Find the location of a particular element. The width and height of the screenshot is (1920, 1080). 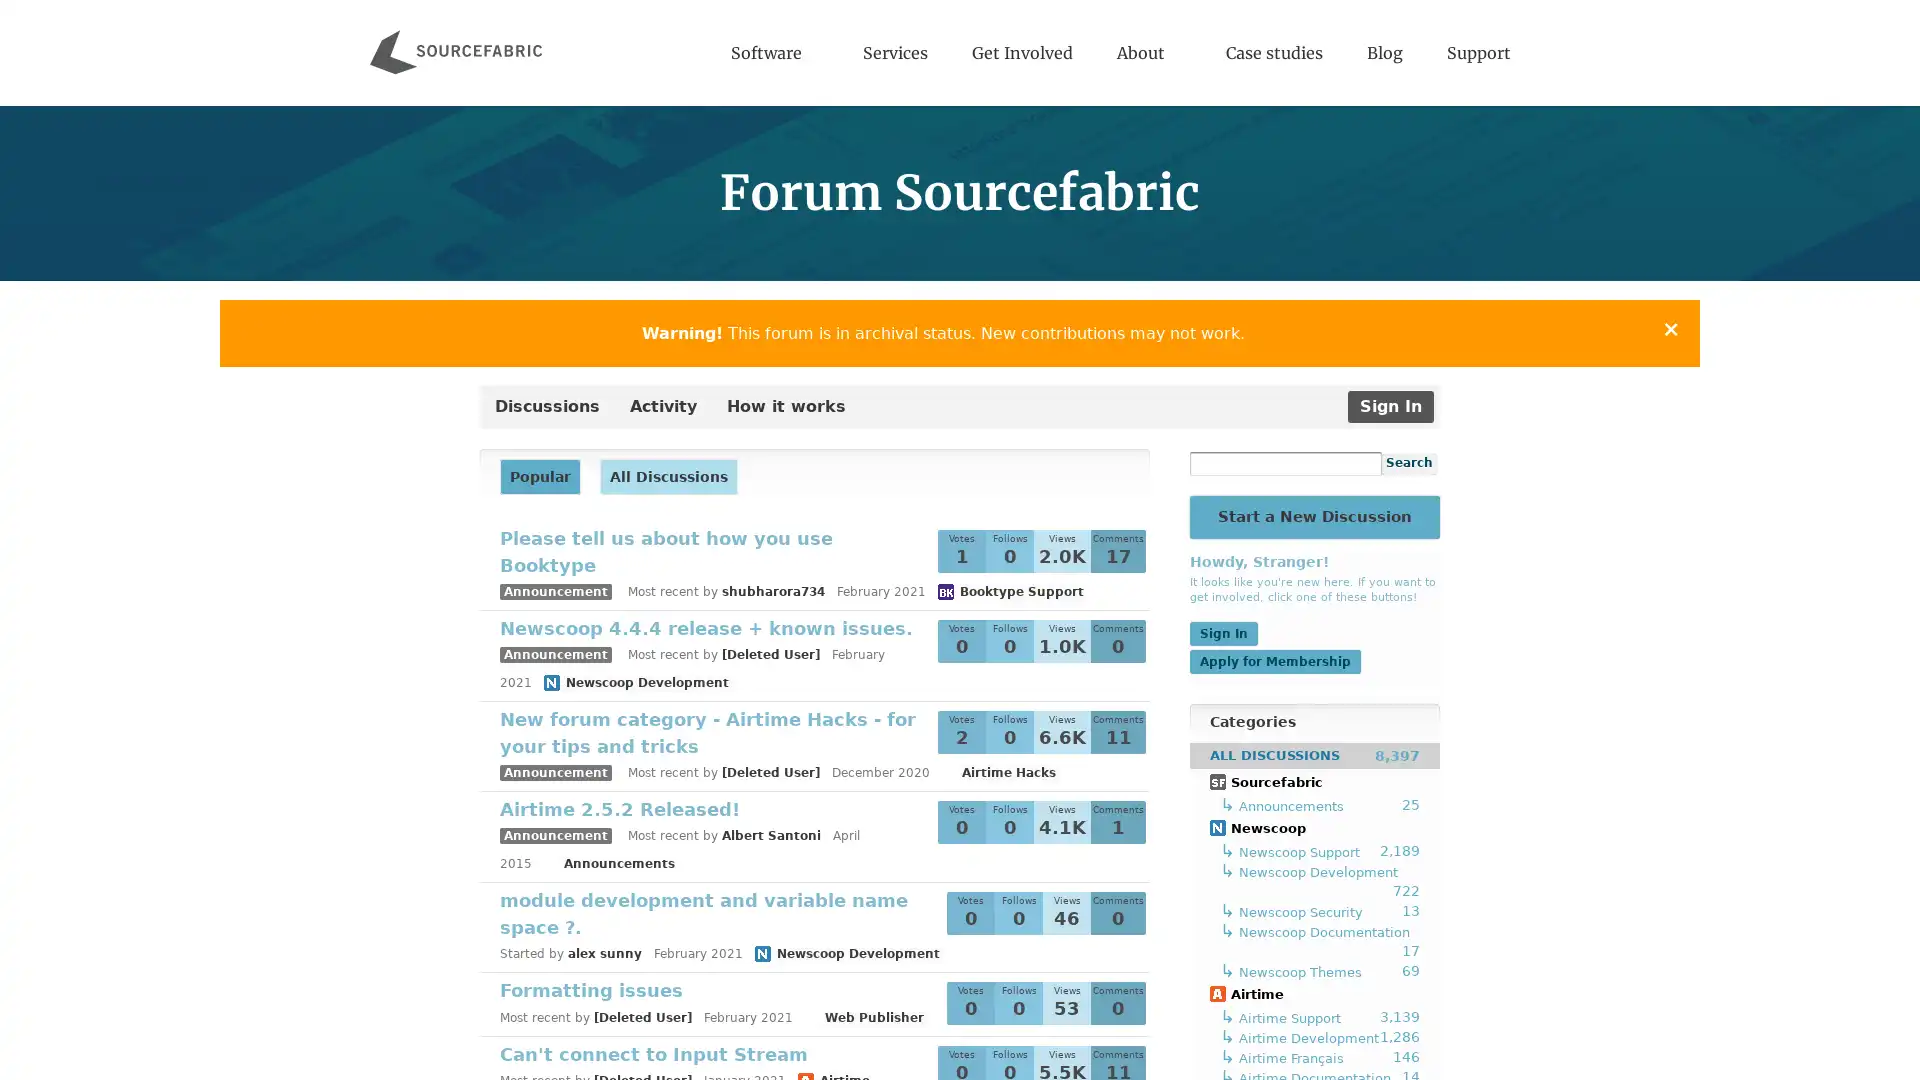

Search is located at coordinates (1408, 464).